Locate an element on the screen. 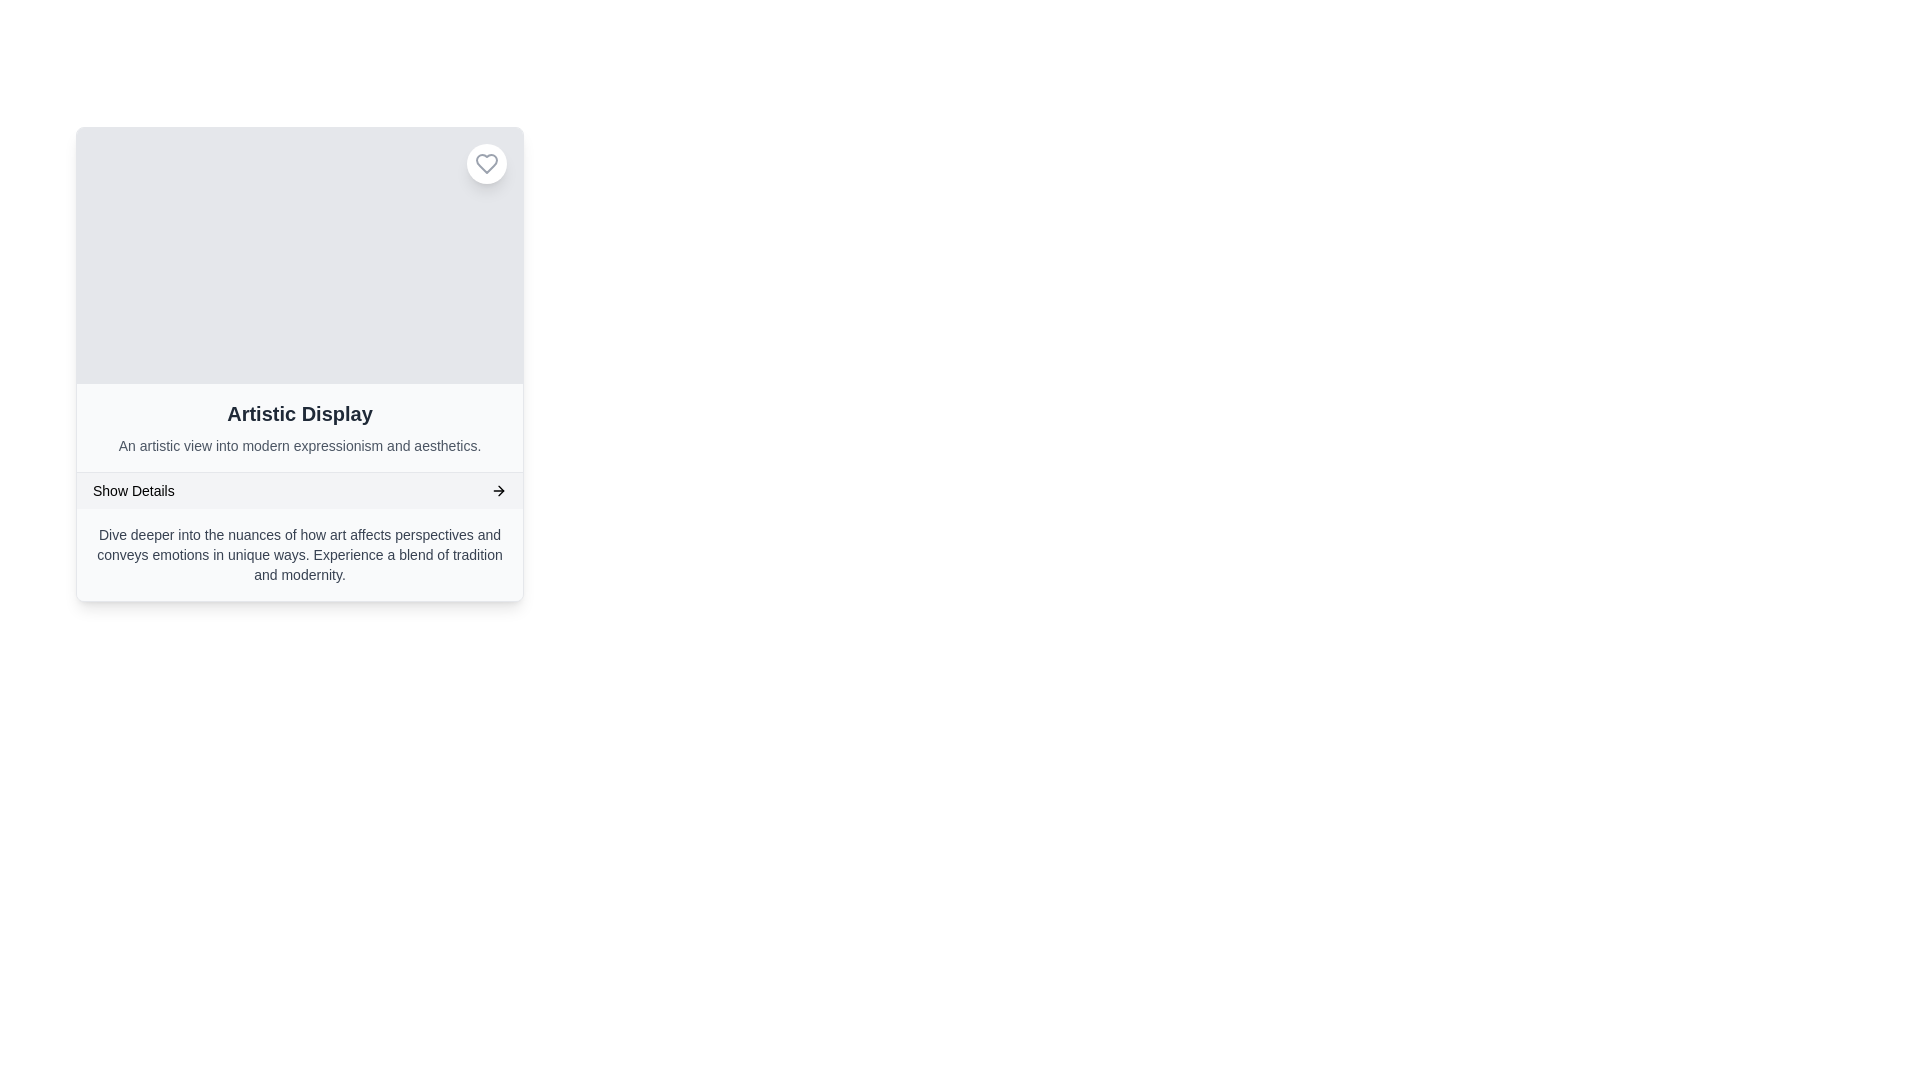  the heart icon button located at the top-right corner of the card component, which serves as a visual indicator for 'favorite' or 'like' actions is located at coordinates (486, 163).